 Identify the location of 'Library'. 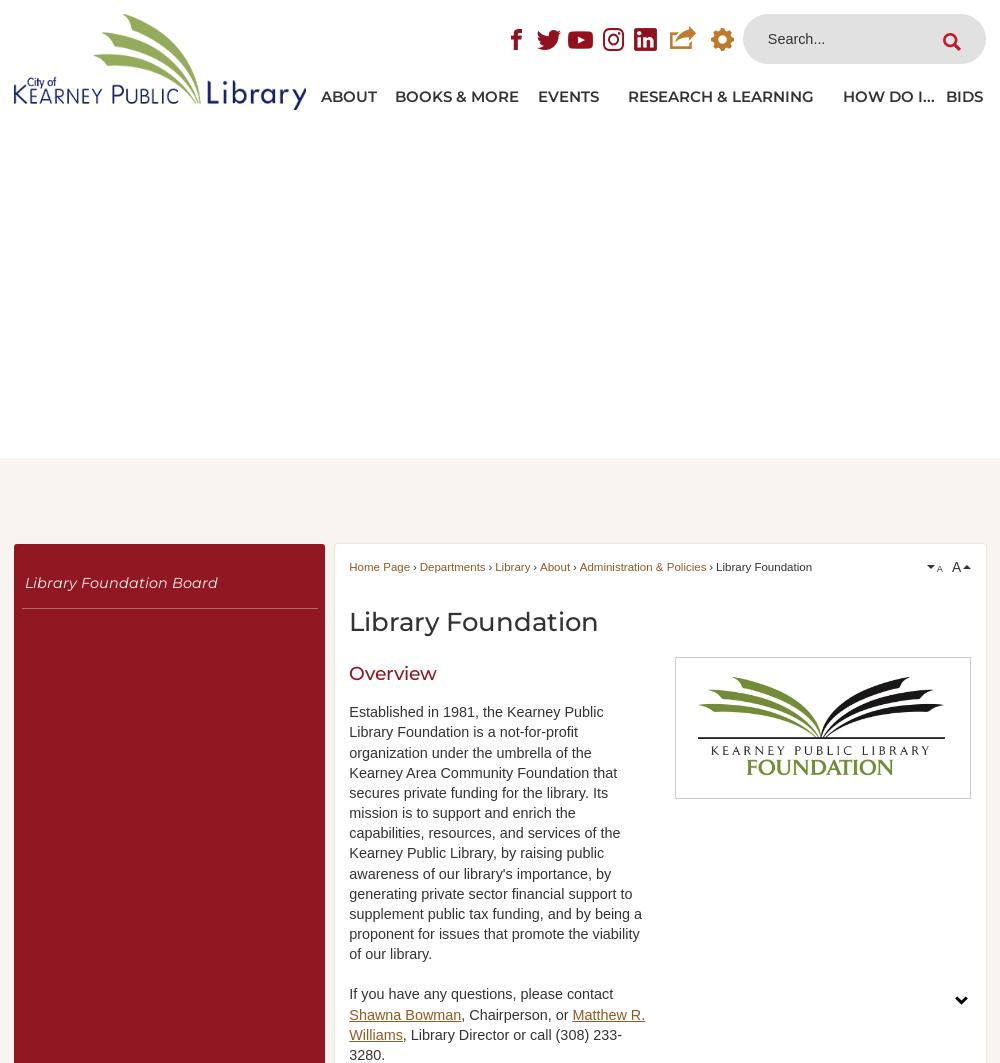
(494, 565).